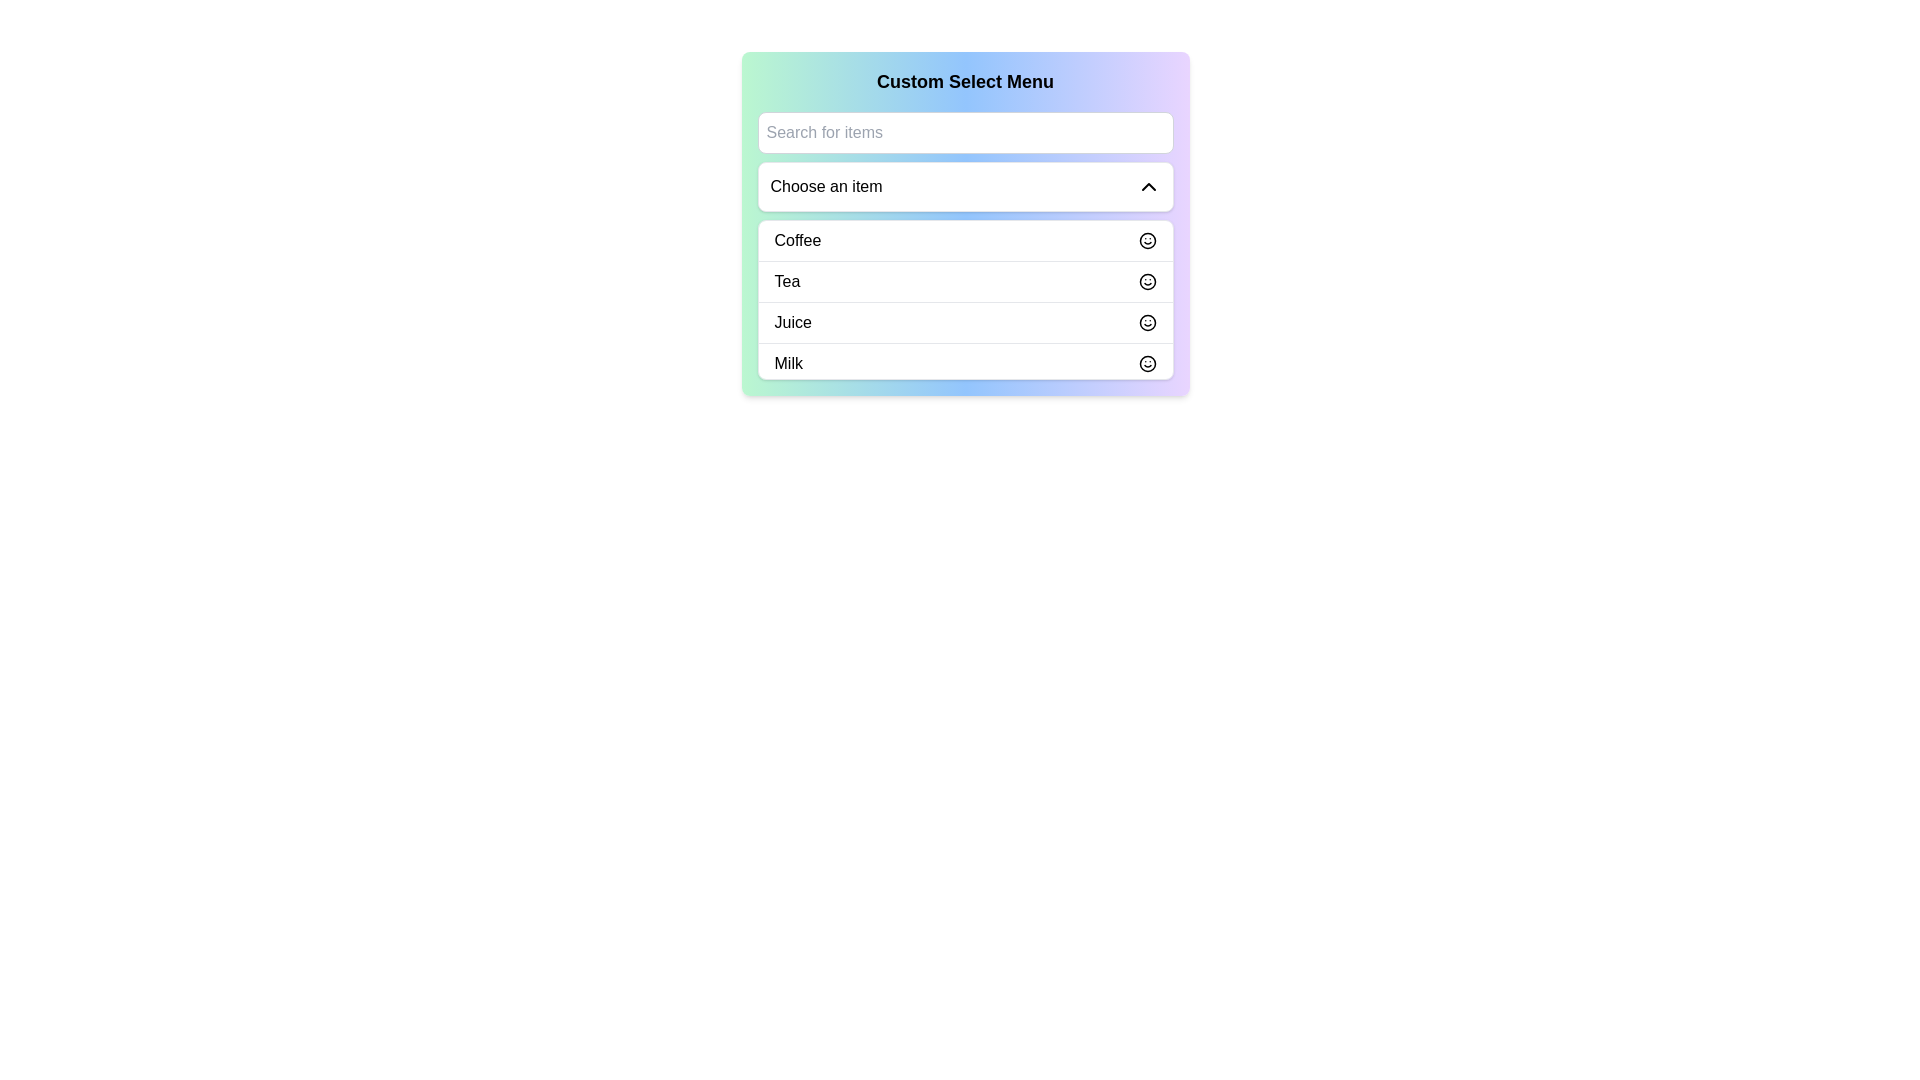 The image size is (1920, 1080). What do you see at coordinates (1147, 322) in the screenshot?
I see `the smiley face icon, which is styled with a rounded border and positioned to the right of the text 'Juice' in the third row of the menu` at bounding box center [1147, 322].